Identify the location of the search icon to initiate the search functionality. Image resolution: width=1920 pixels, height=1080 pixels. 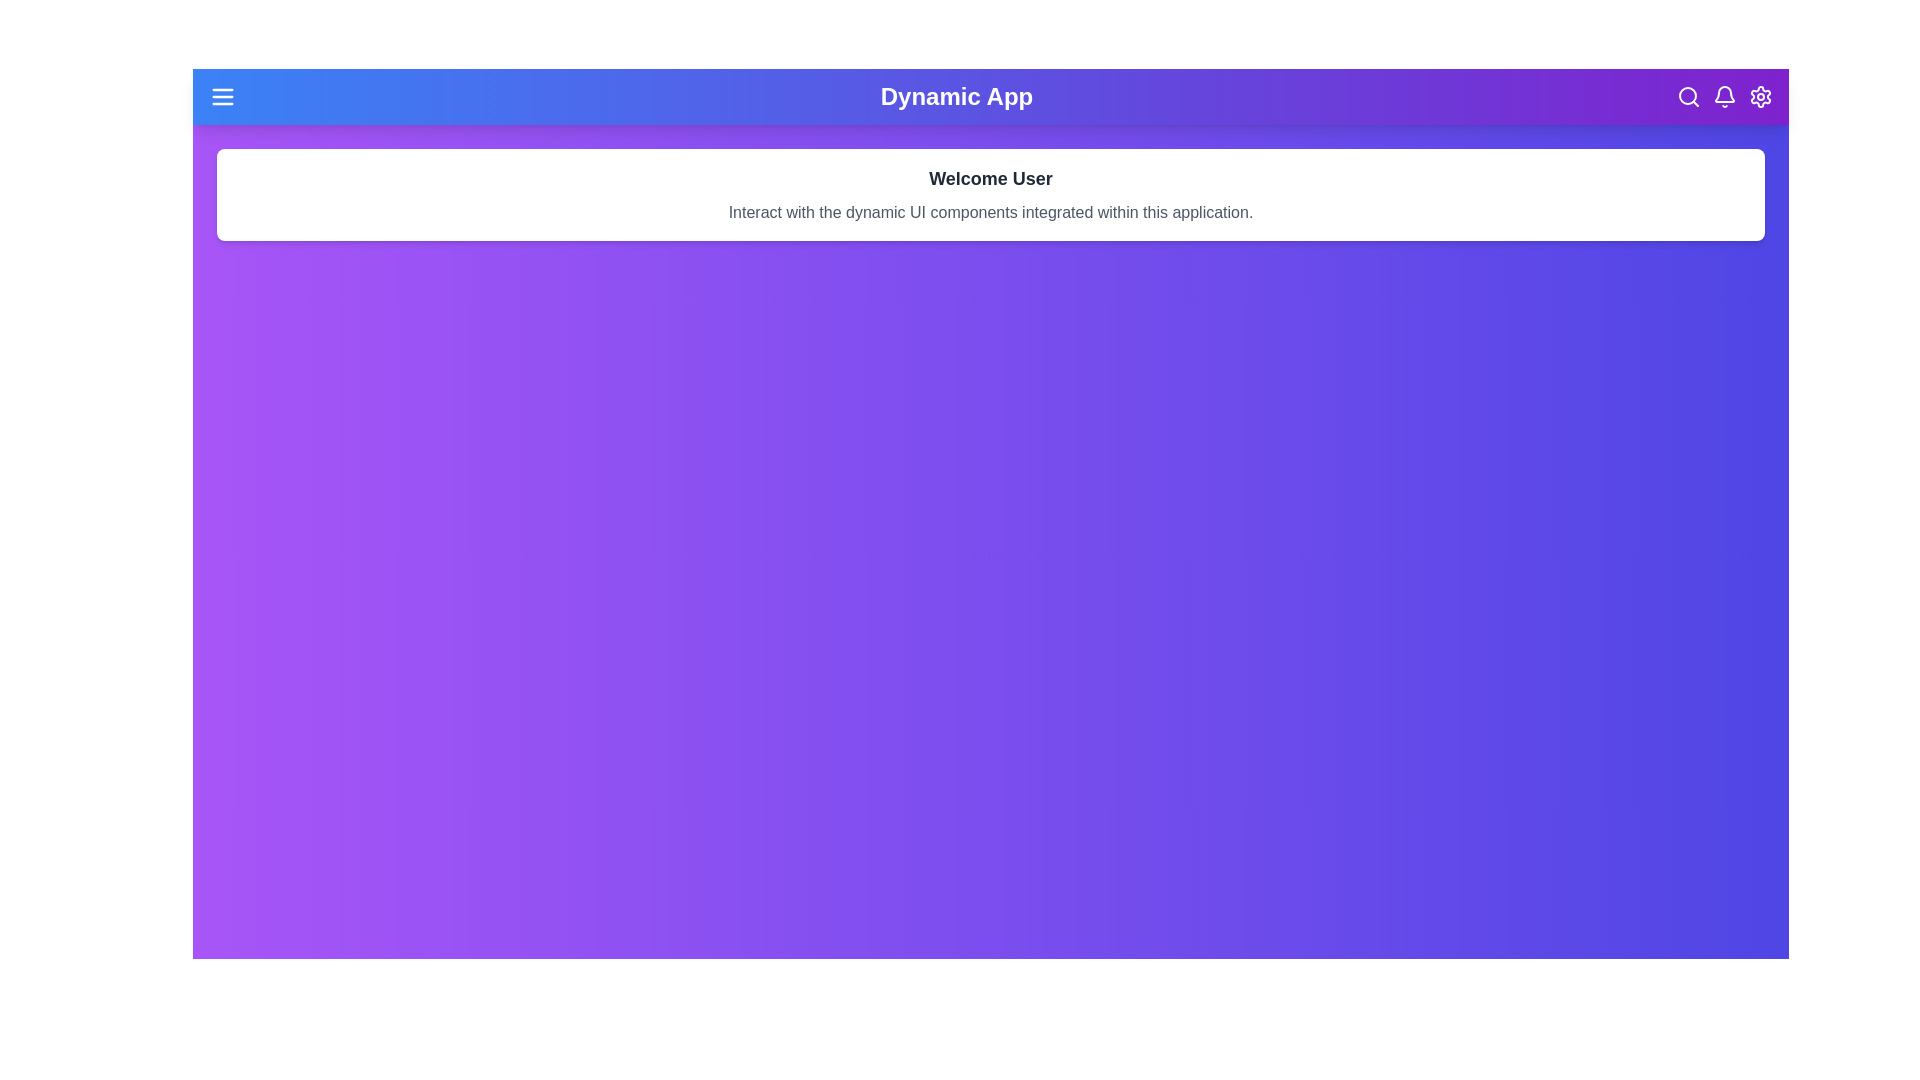
(1688, 96).